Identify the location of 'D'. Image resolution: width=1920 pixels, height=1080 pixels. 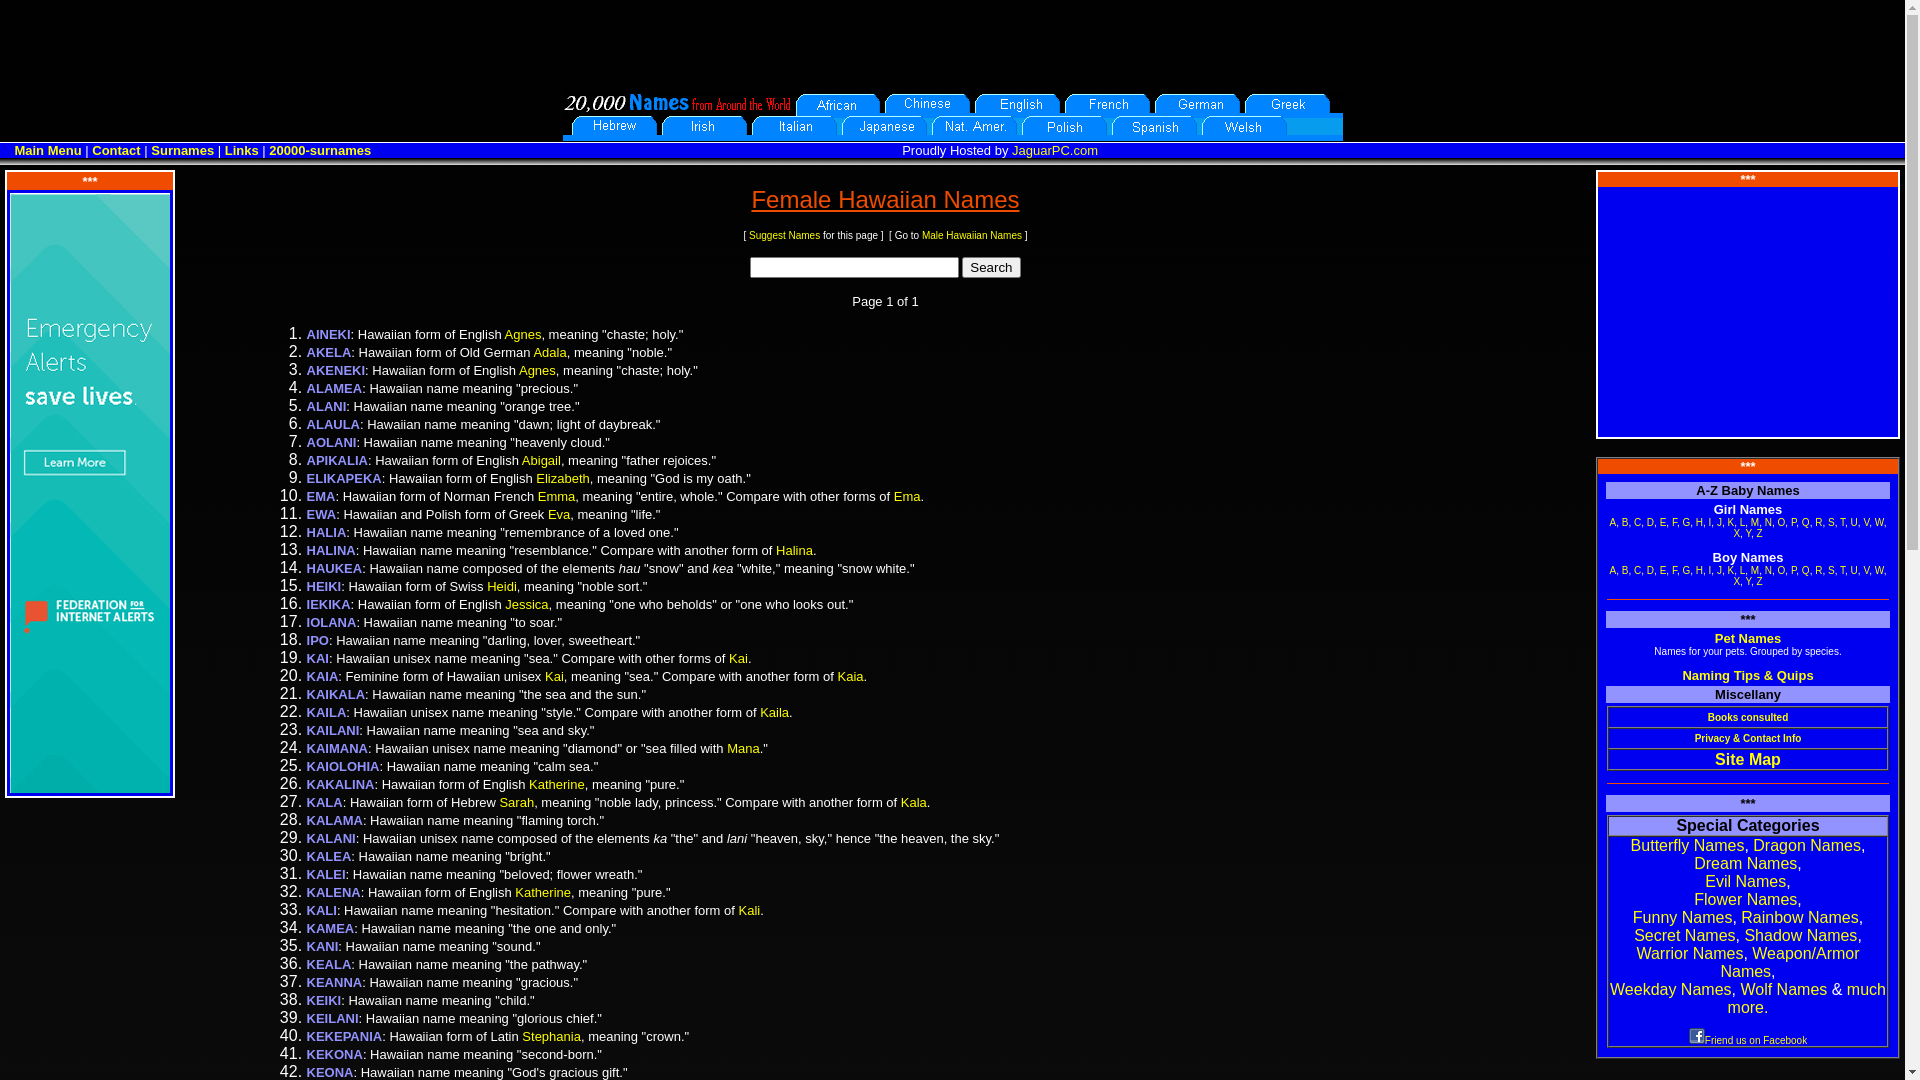
(1650, 521).